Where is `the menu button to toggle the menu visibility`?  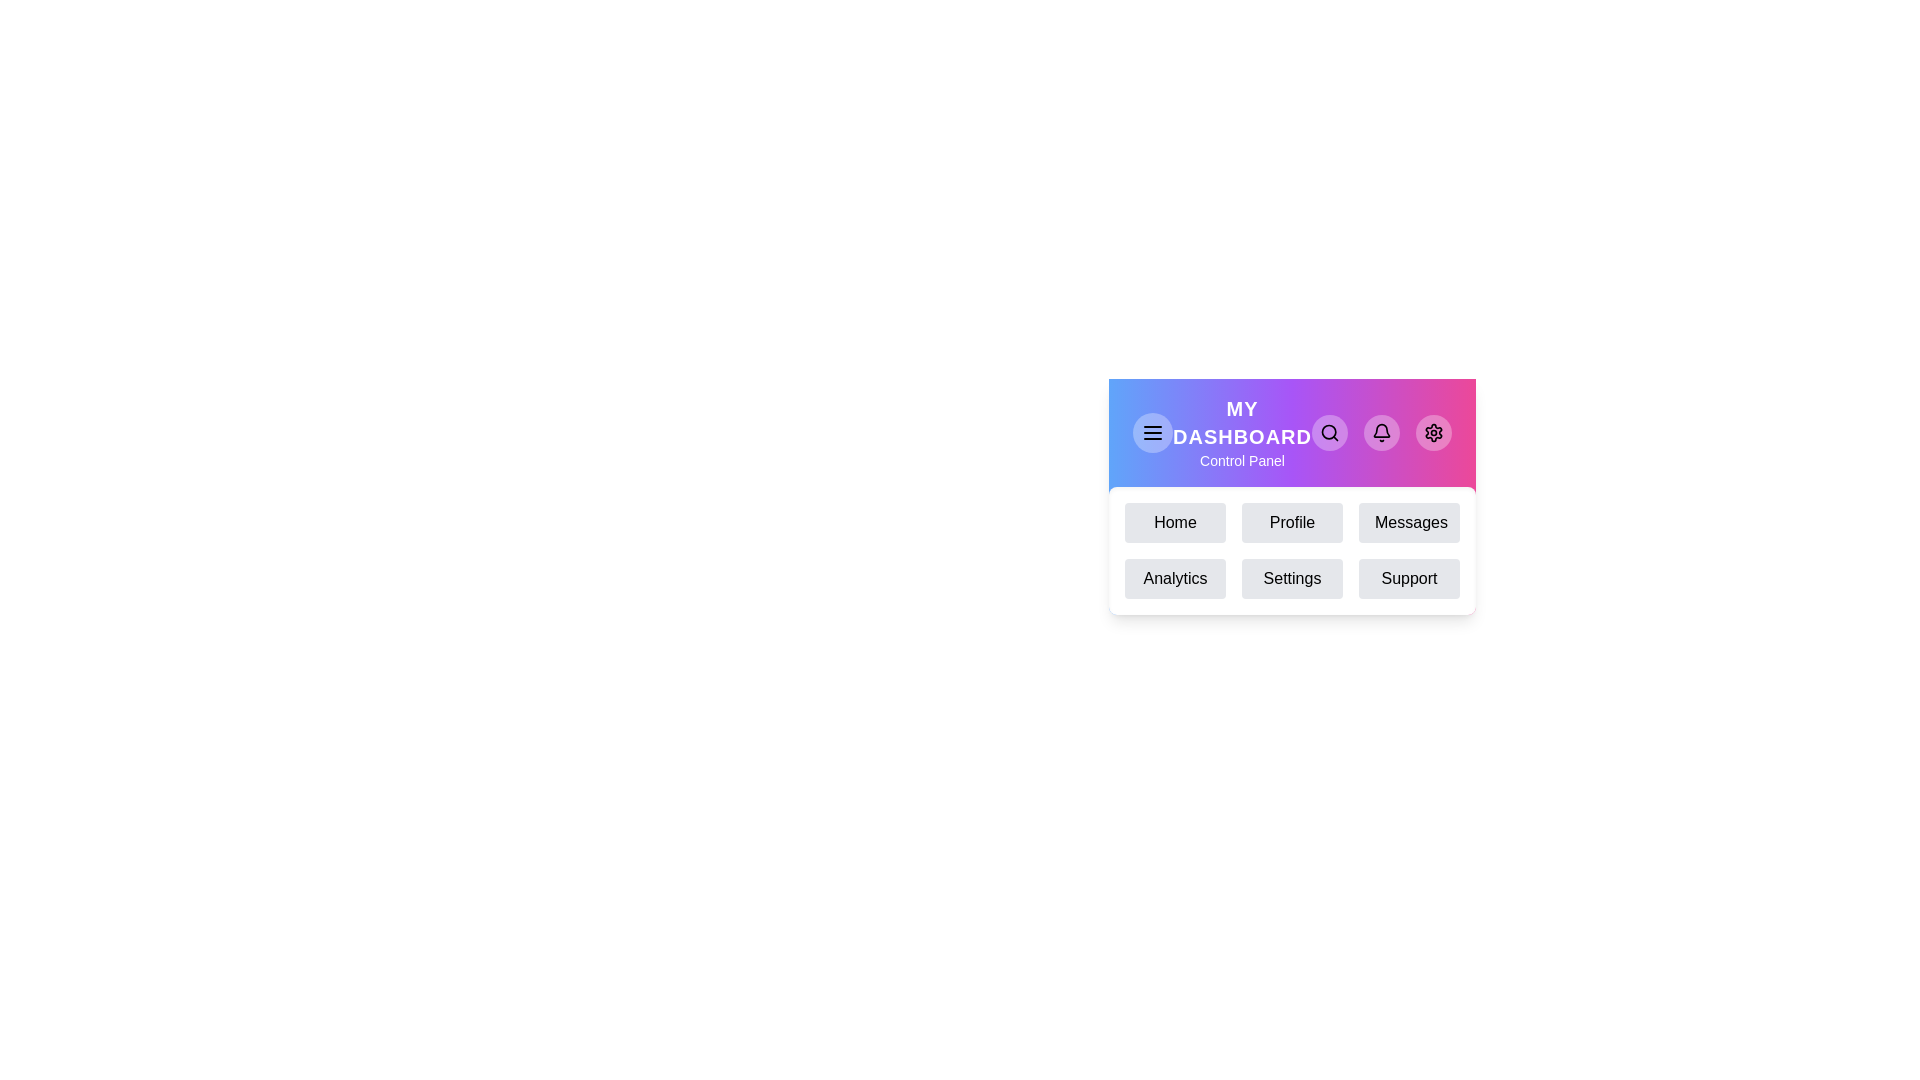
the menu button to toggle the menu visibility is located at coordinates (1152, 431).